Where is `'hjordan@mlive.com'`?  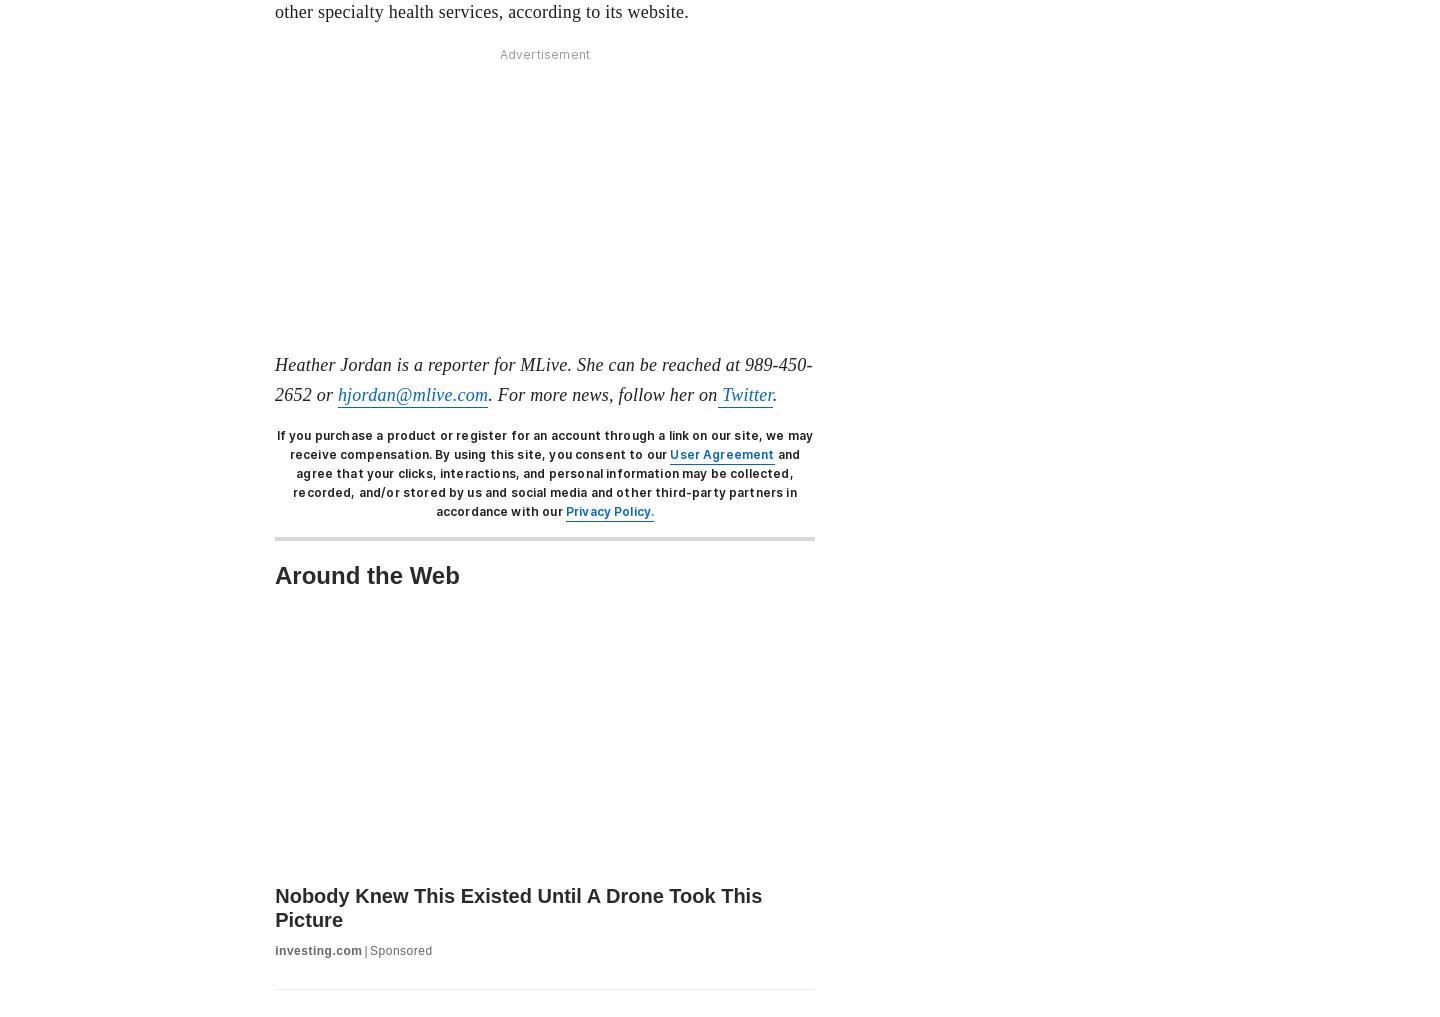 'hjordan@mlive.com' is located at coordinates (411, 392).